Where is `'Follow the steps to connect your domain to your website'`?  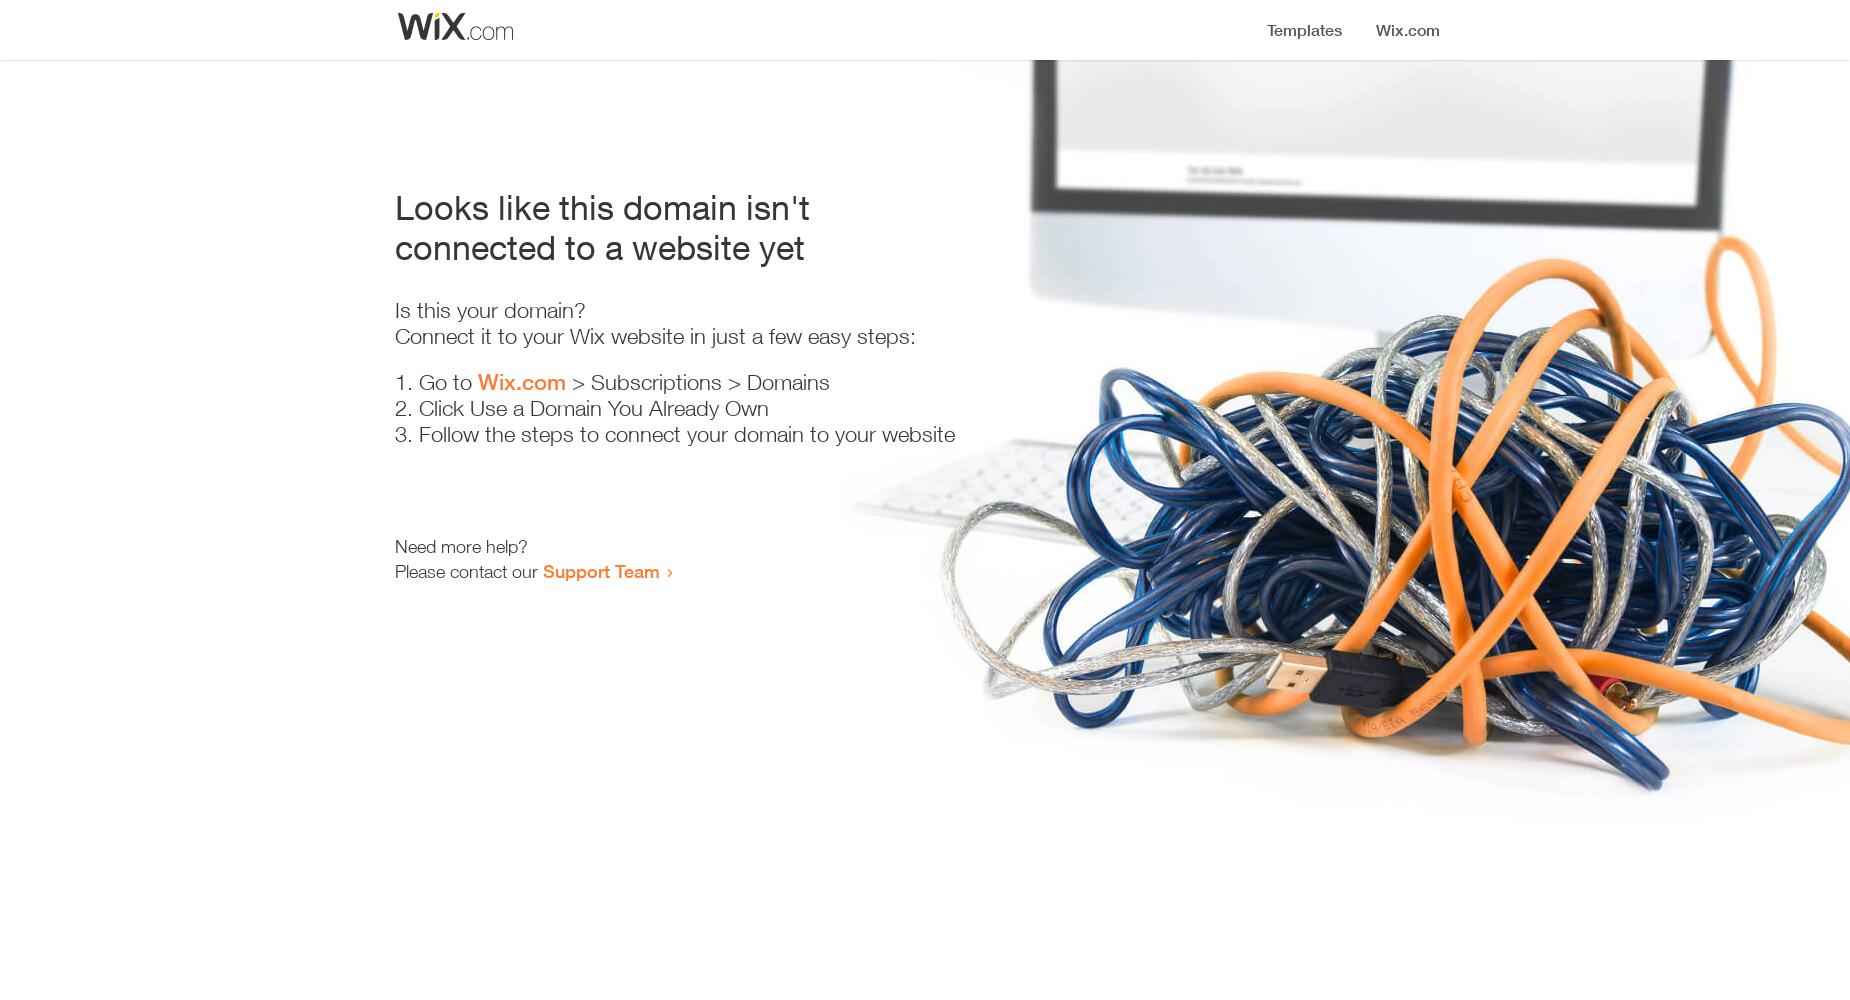
'Follow the steps to connect your domain to your website' is located at coordinates (687, 434).